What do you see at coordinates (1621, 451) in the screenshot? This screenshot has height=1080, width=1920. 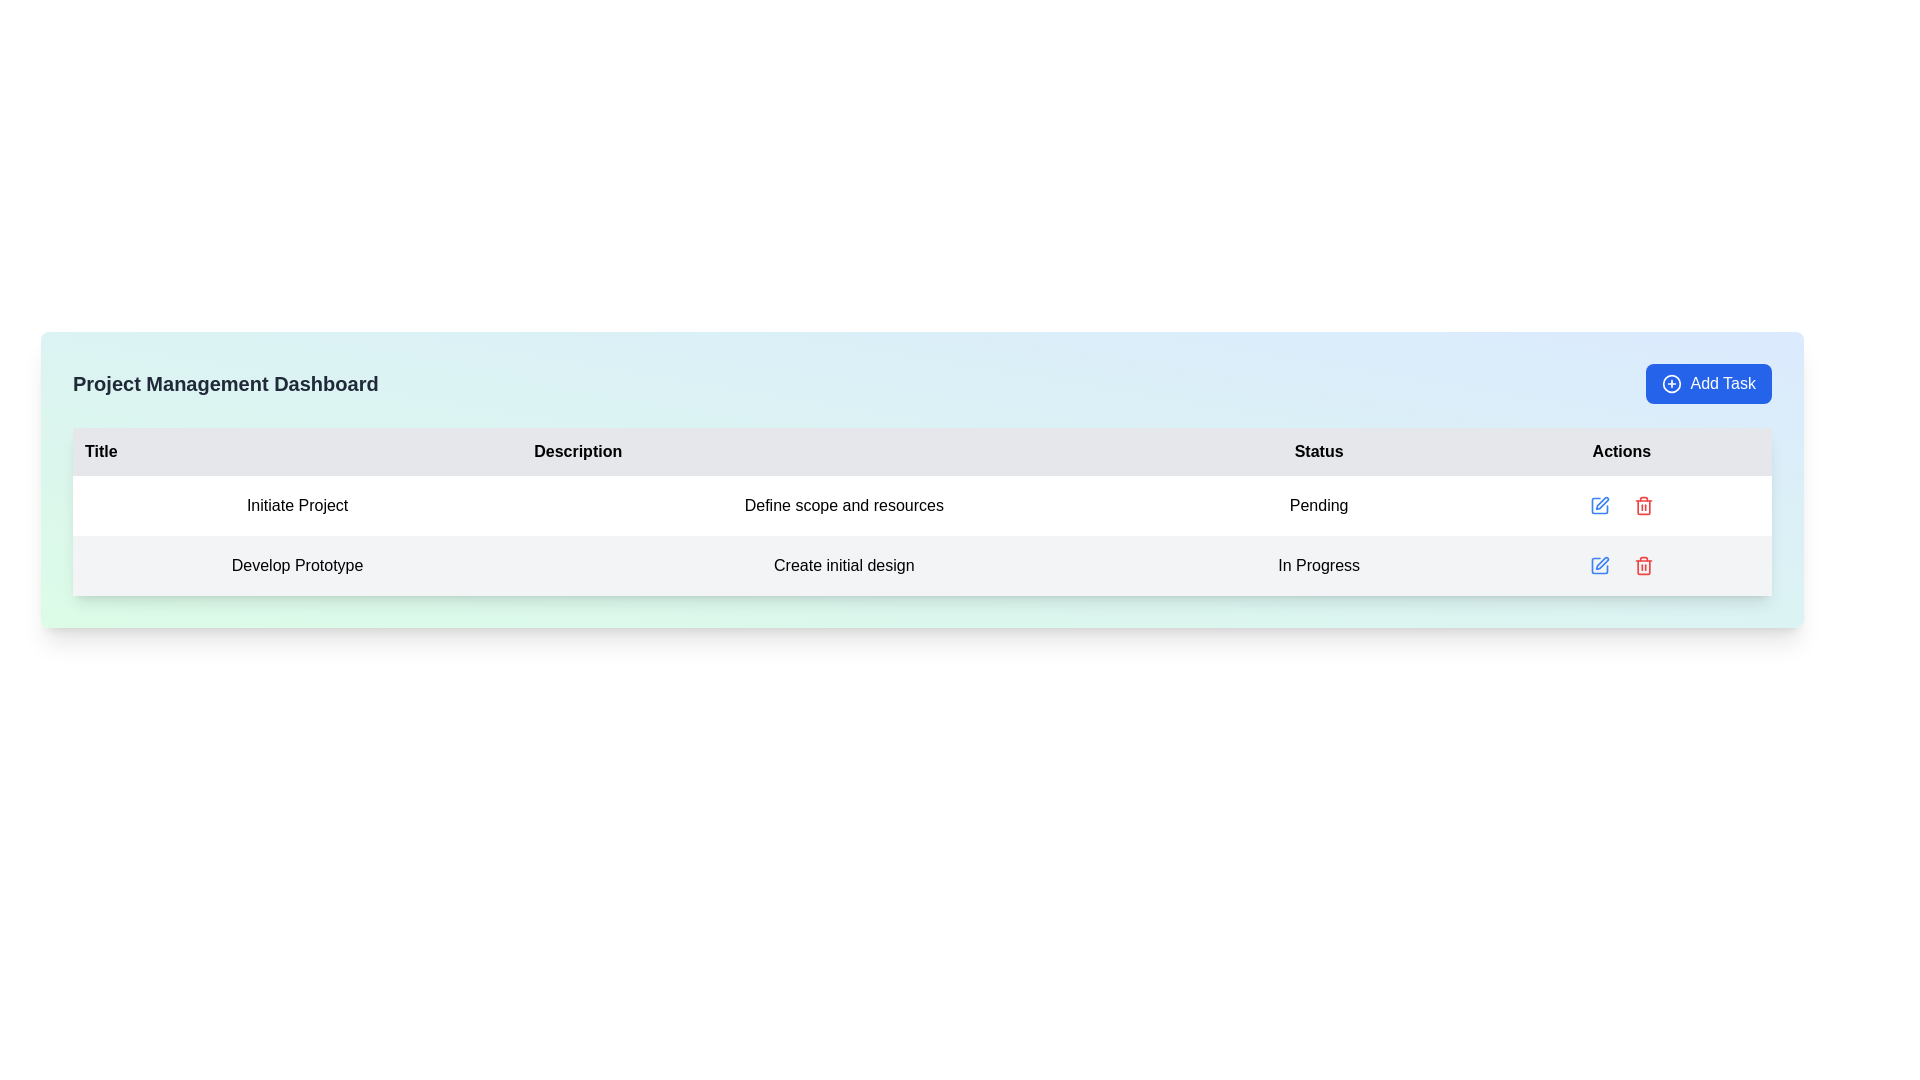 I see `the 'Actions' header of the table column, which is the last column header in the dashboard interface, positioned to the right of the 'Status' header` at bounding box center [1621, 451].